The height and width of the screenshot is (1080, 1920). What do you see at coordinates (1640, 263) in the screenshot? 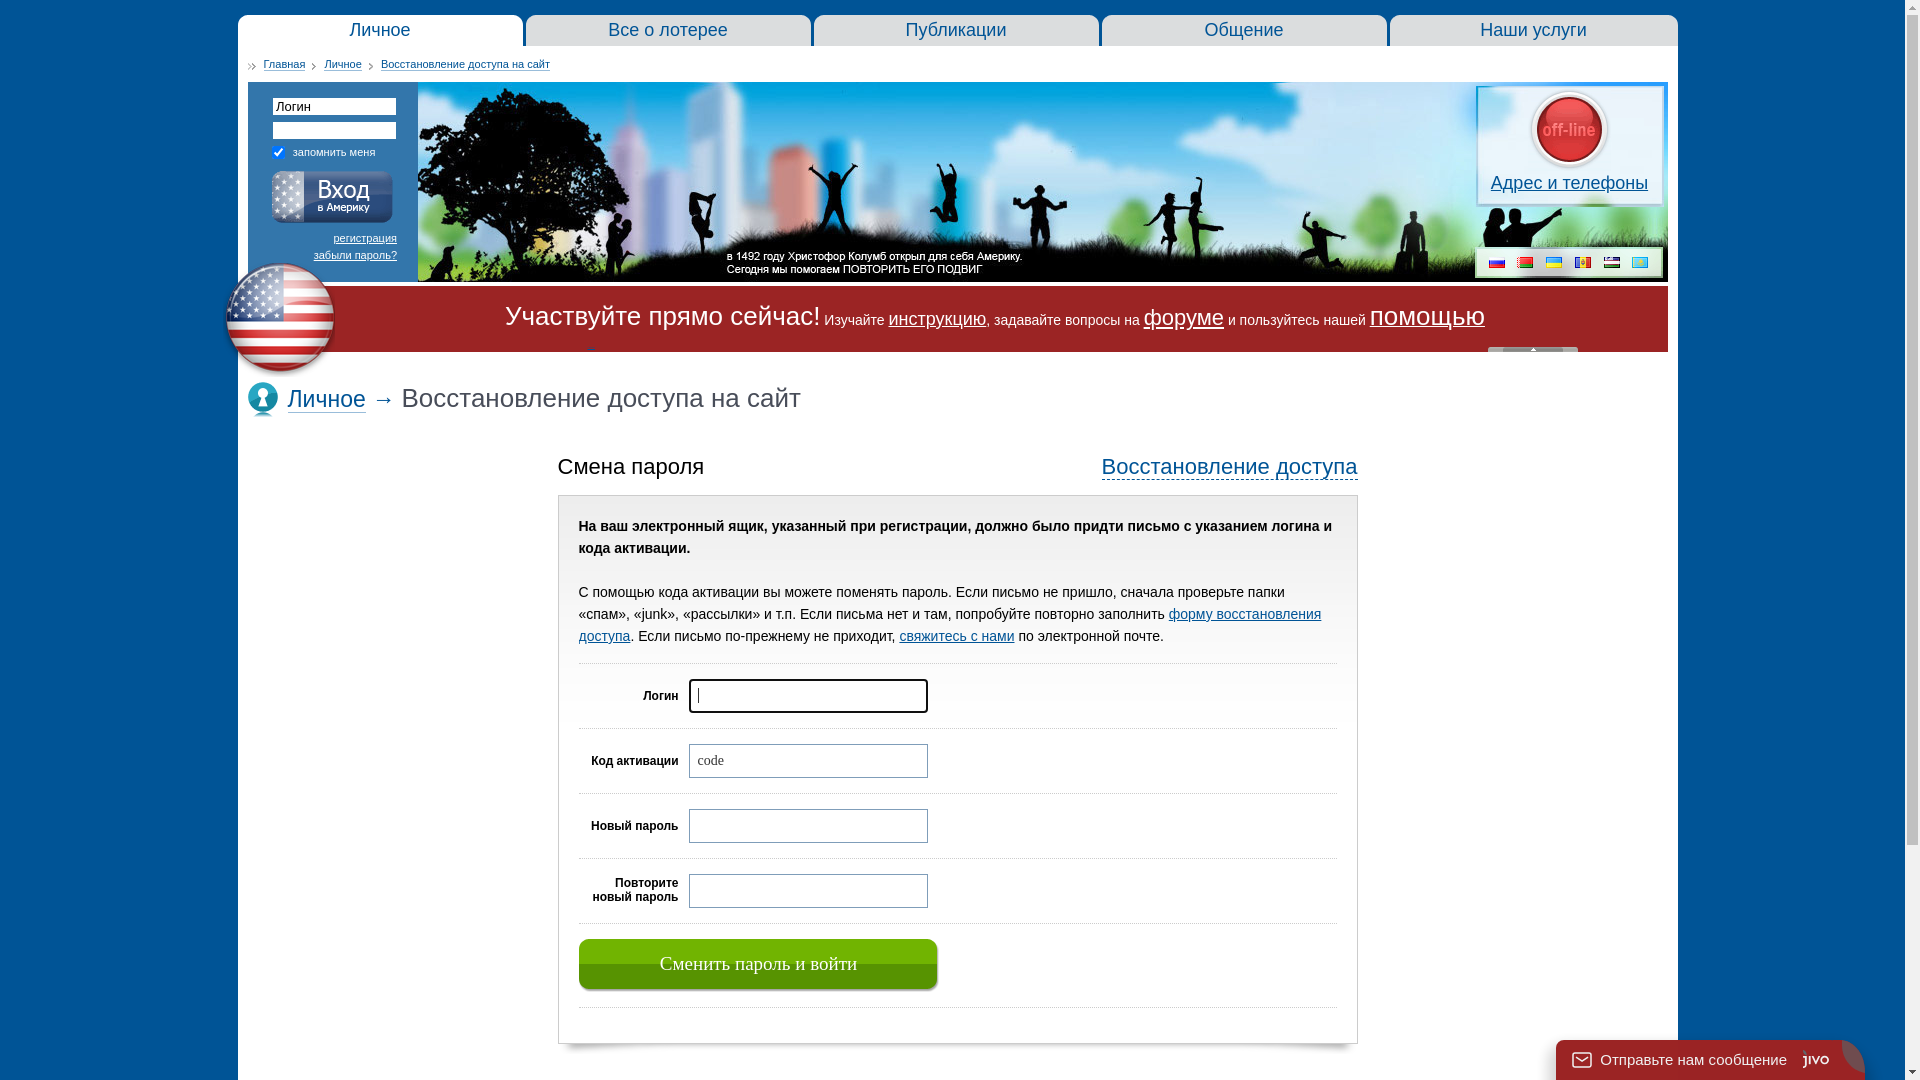
I see `'kz'` at bounding box center [1640, 263].